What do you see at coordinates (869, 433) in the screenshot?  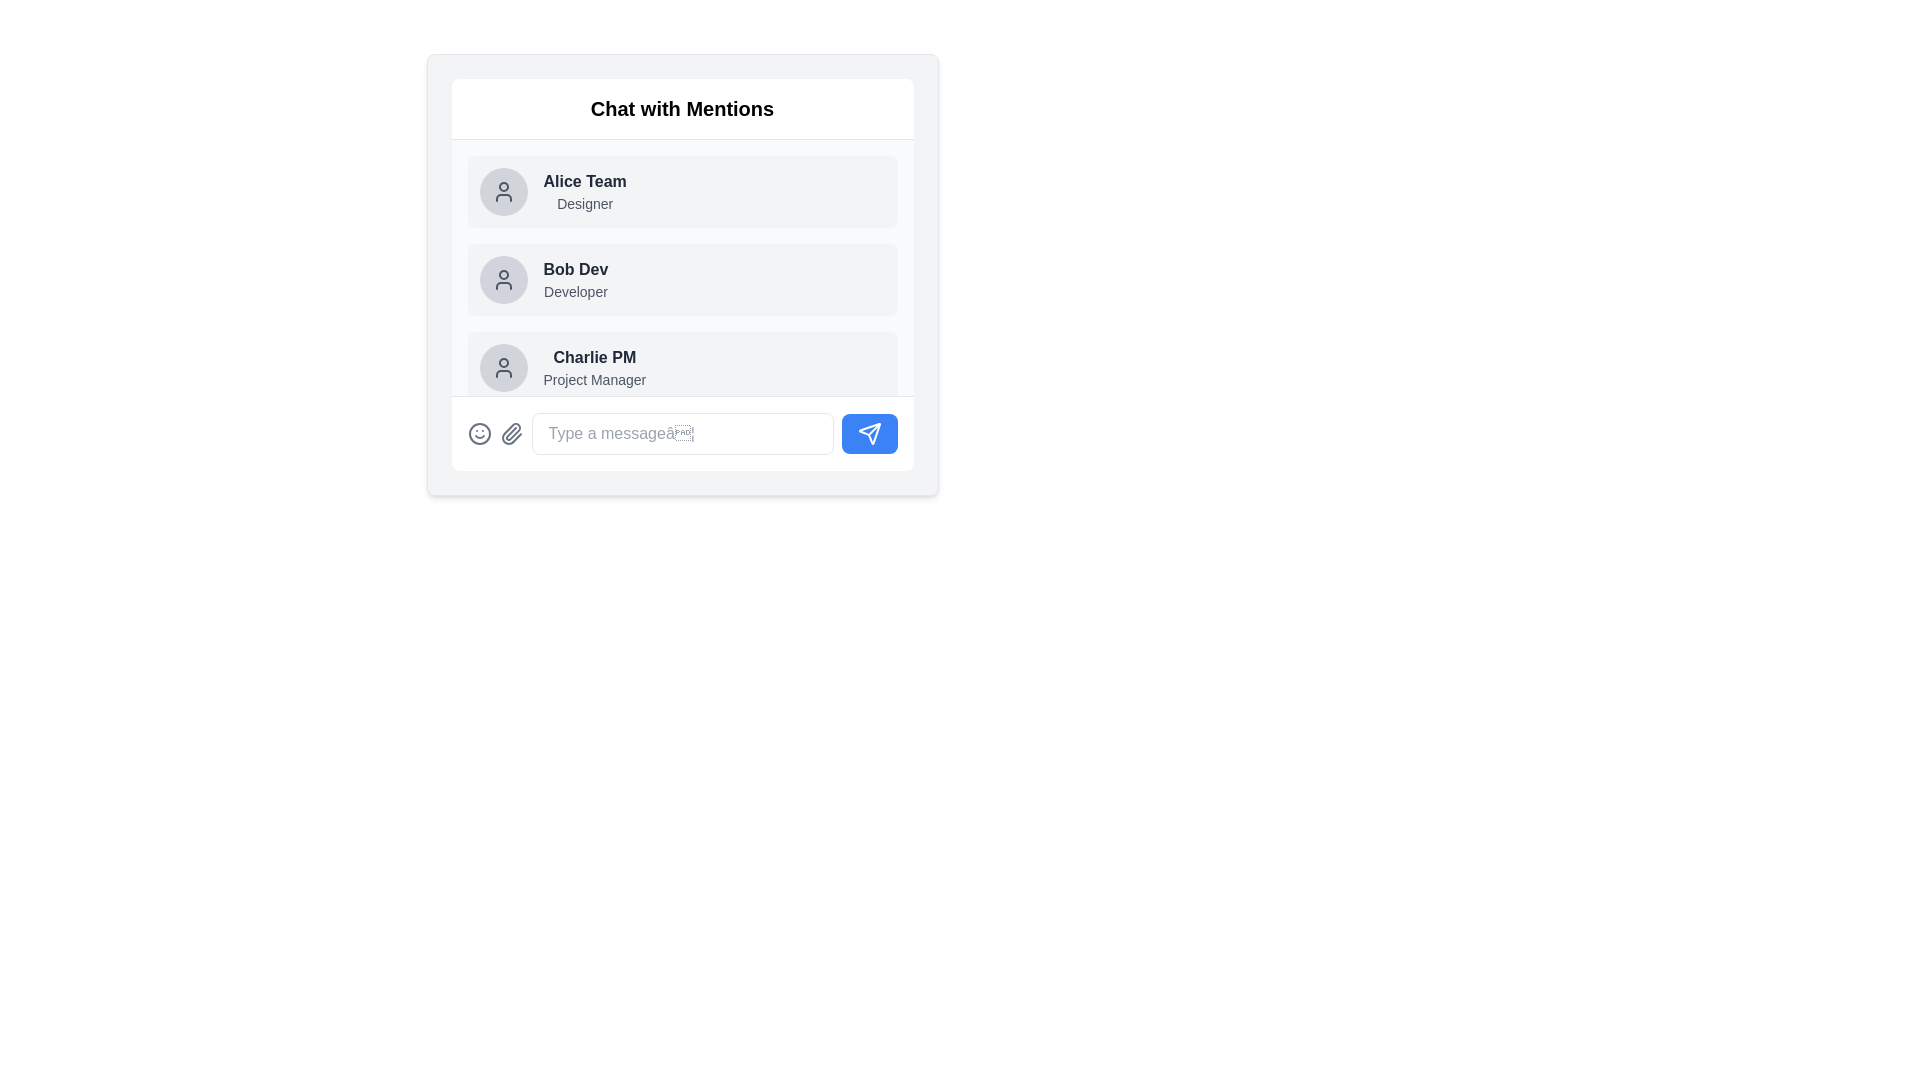 I see `the 'Send' icon located at the bottom-right corner of the chat interface to send the typed message` at bounding box center [869, 433].